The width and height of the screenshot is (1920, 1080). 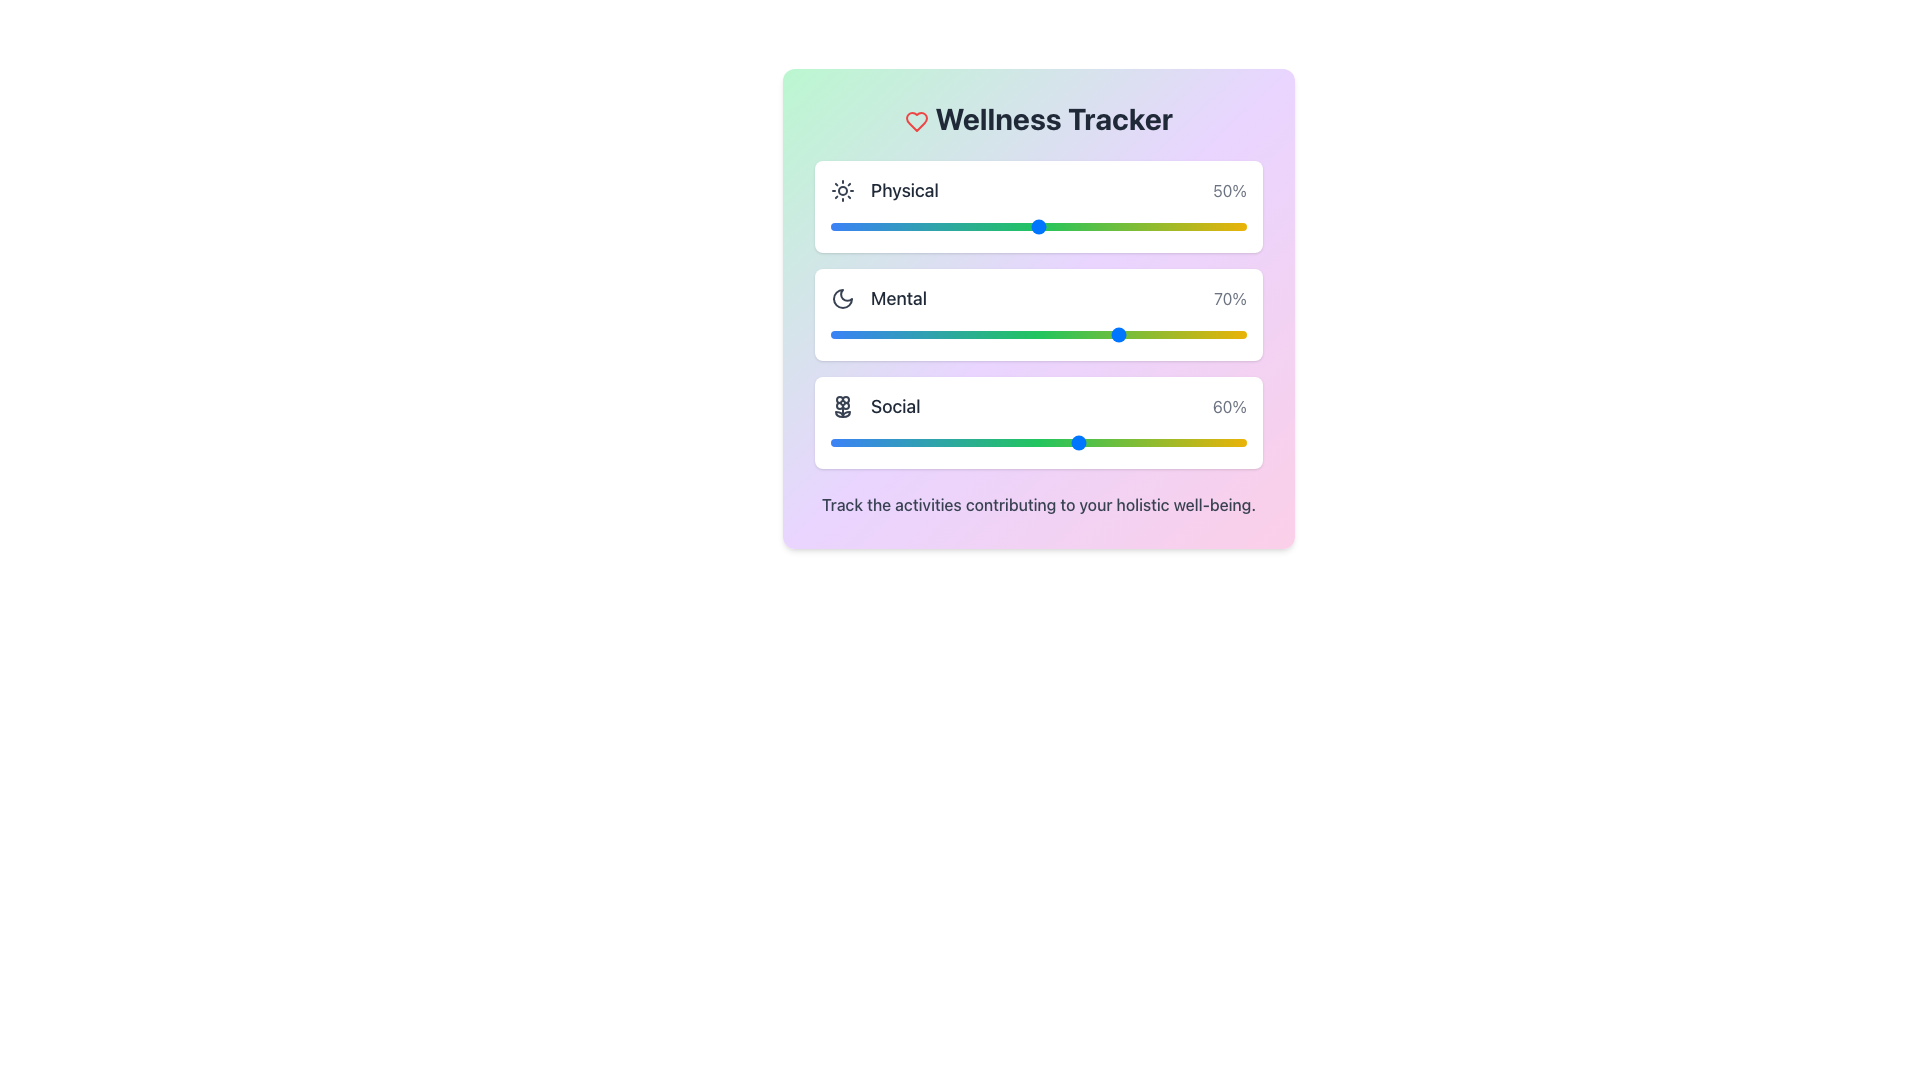 I want to click on the 'Physical' label with the sun-shaped icon and '50%' text, which is the first entry in the Wellness Tracker list, so click(x=1038, y=191).